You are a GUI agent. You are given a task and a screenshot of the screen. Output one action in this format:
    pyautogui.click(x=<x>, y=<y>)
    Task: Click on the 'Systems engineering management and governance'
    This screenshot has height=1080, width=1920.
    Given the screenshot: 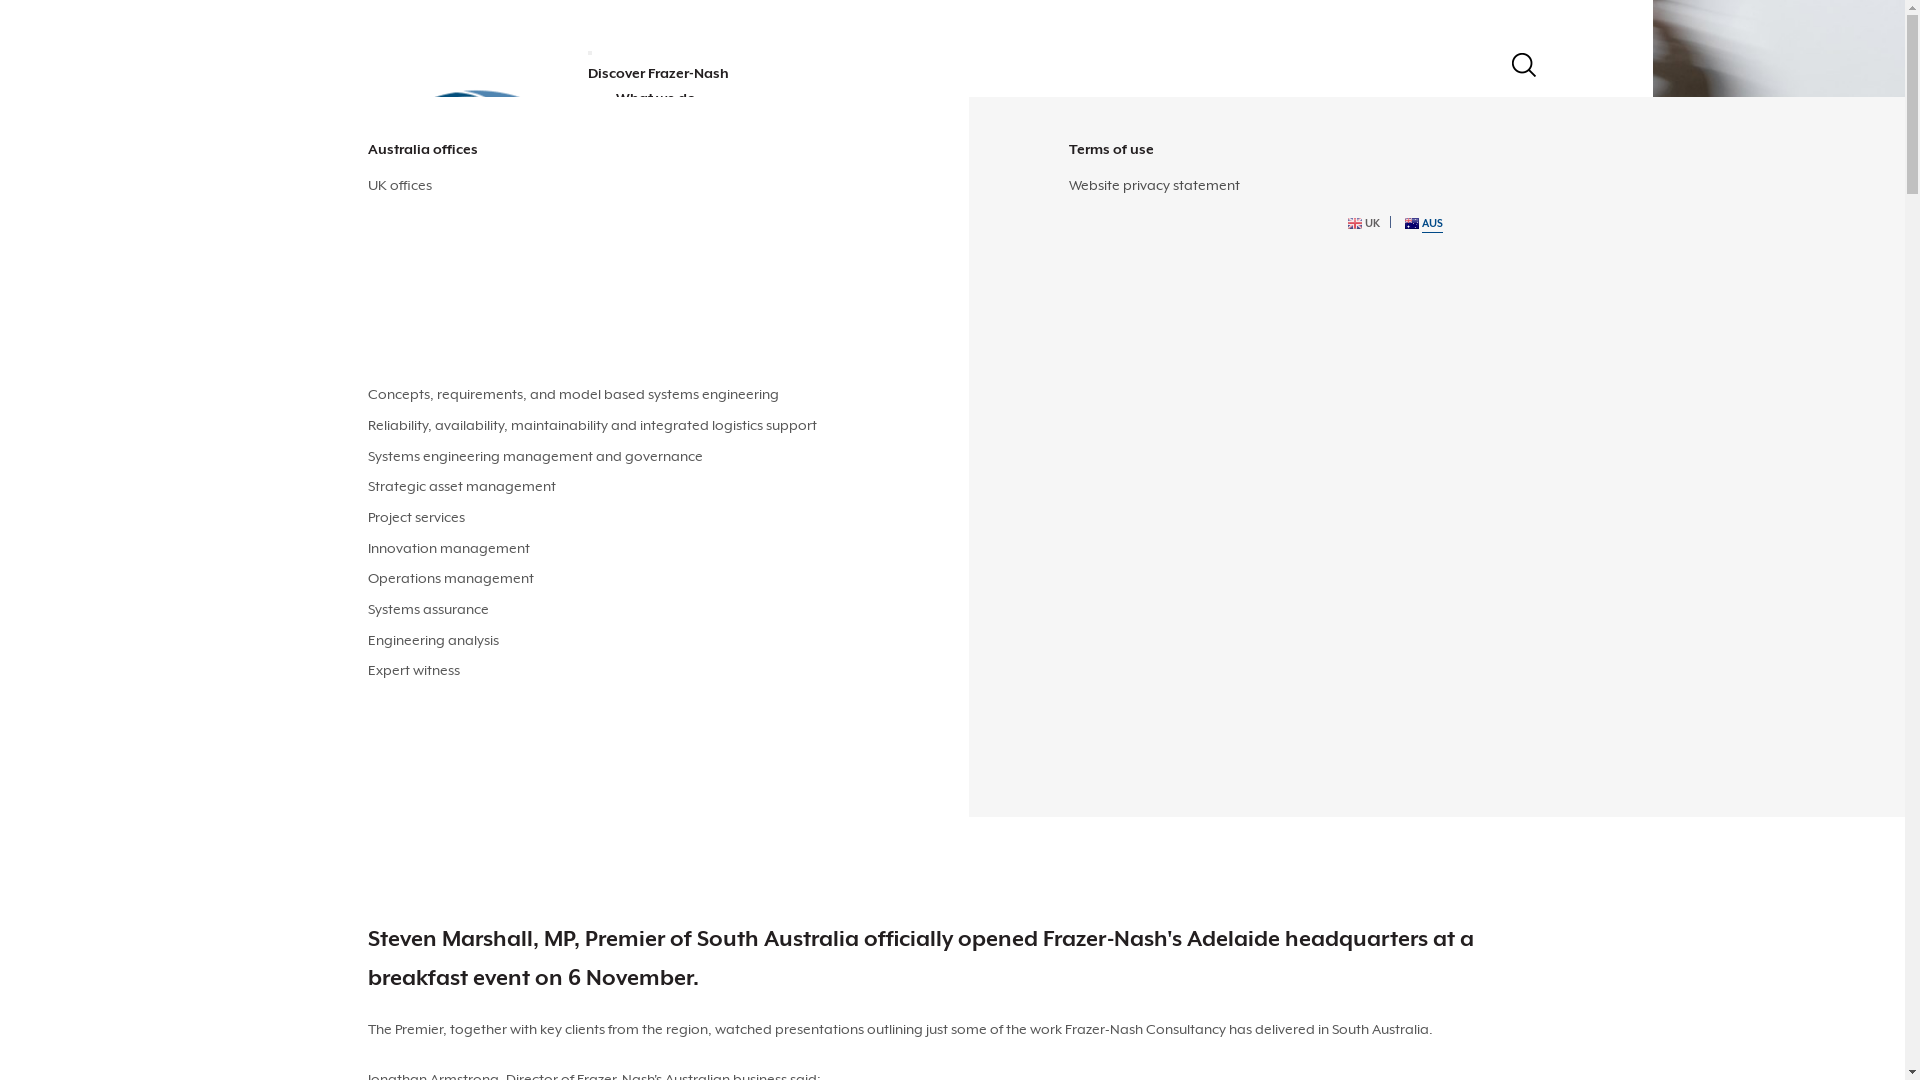 What is the action you would take?
    pyautogui.click(x=535, y=455)
    